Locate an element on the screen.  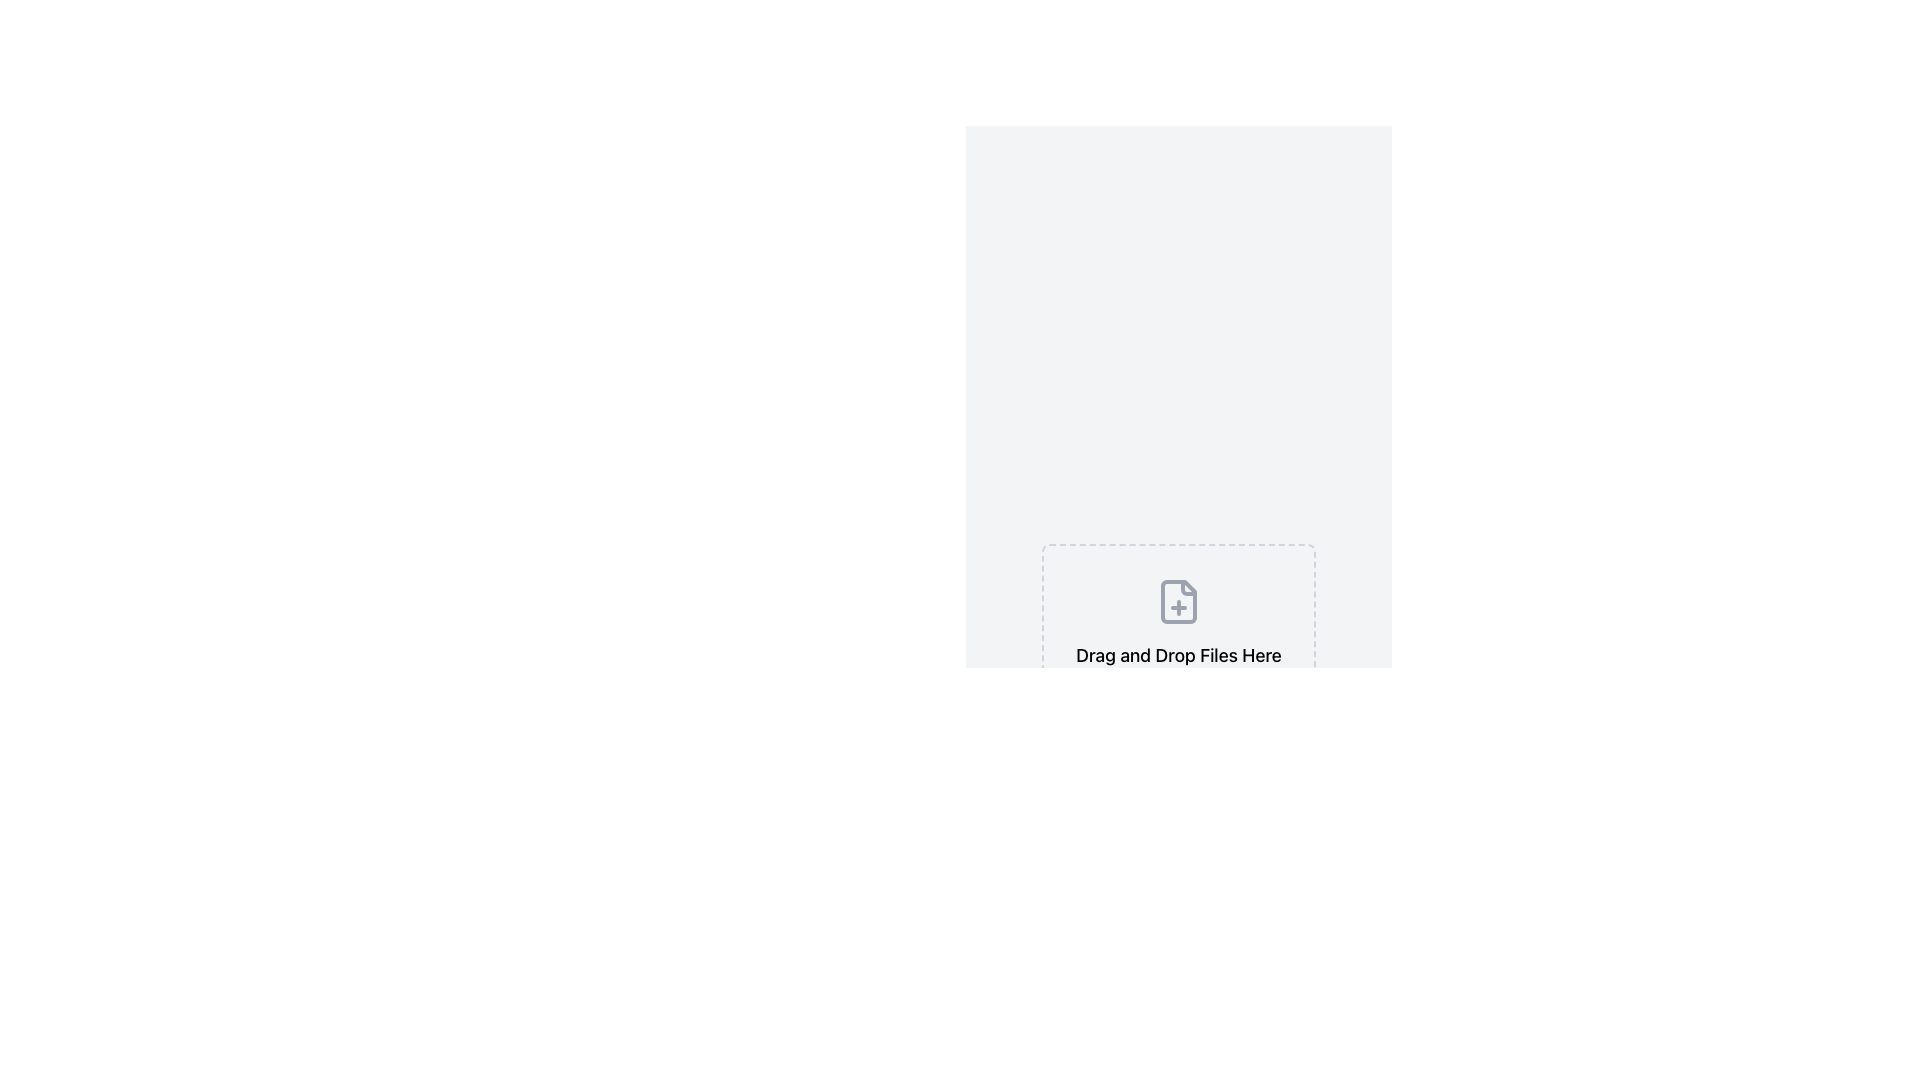
files onto the interactive drop zone for file upload, which features a document icon with a plus sign and the text 'Drag and Drop Files Here' is located at coordinates (1179, 666).